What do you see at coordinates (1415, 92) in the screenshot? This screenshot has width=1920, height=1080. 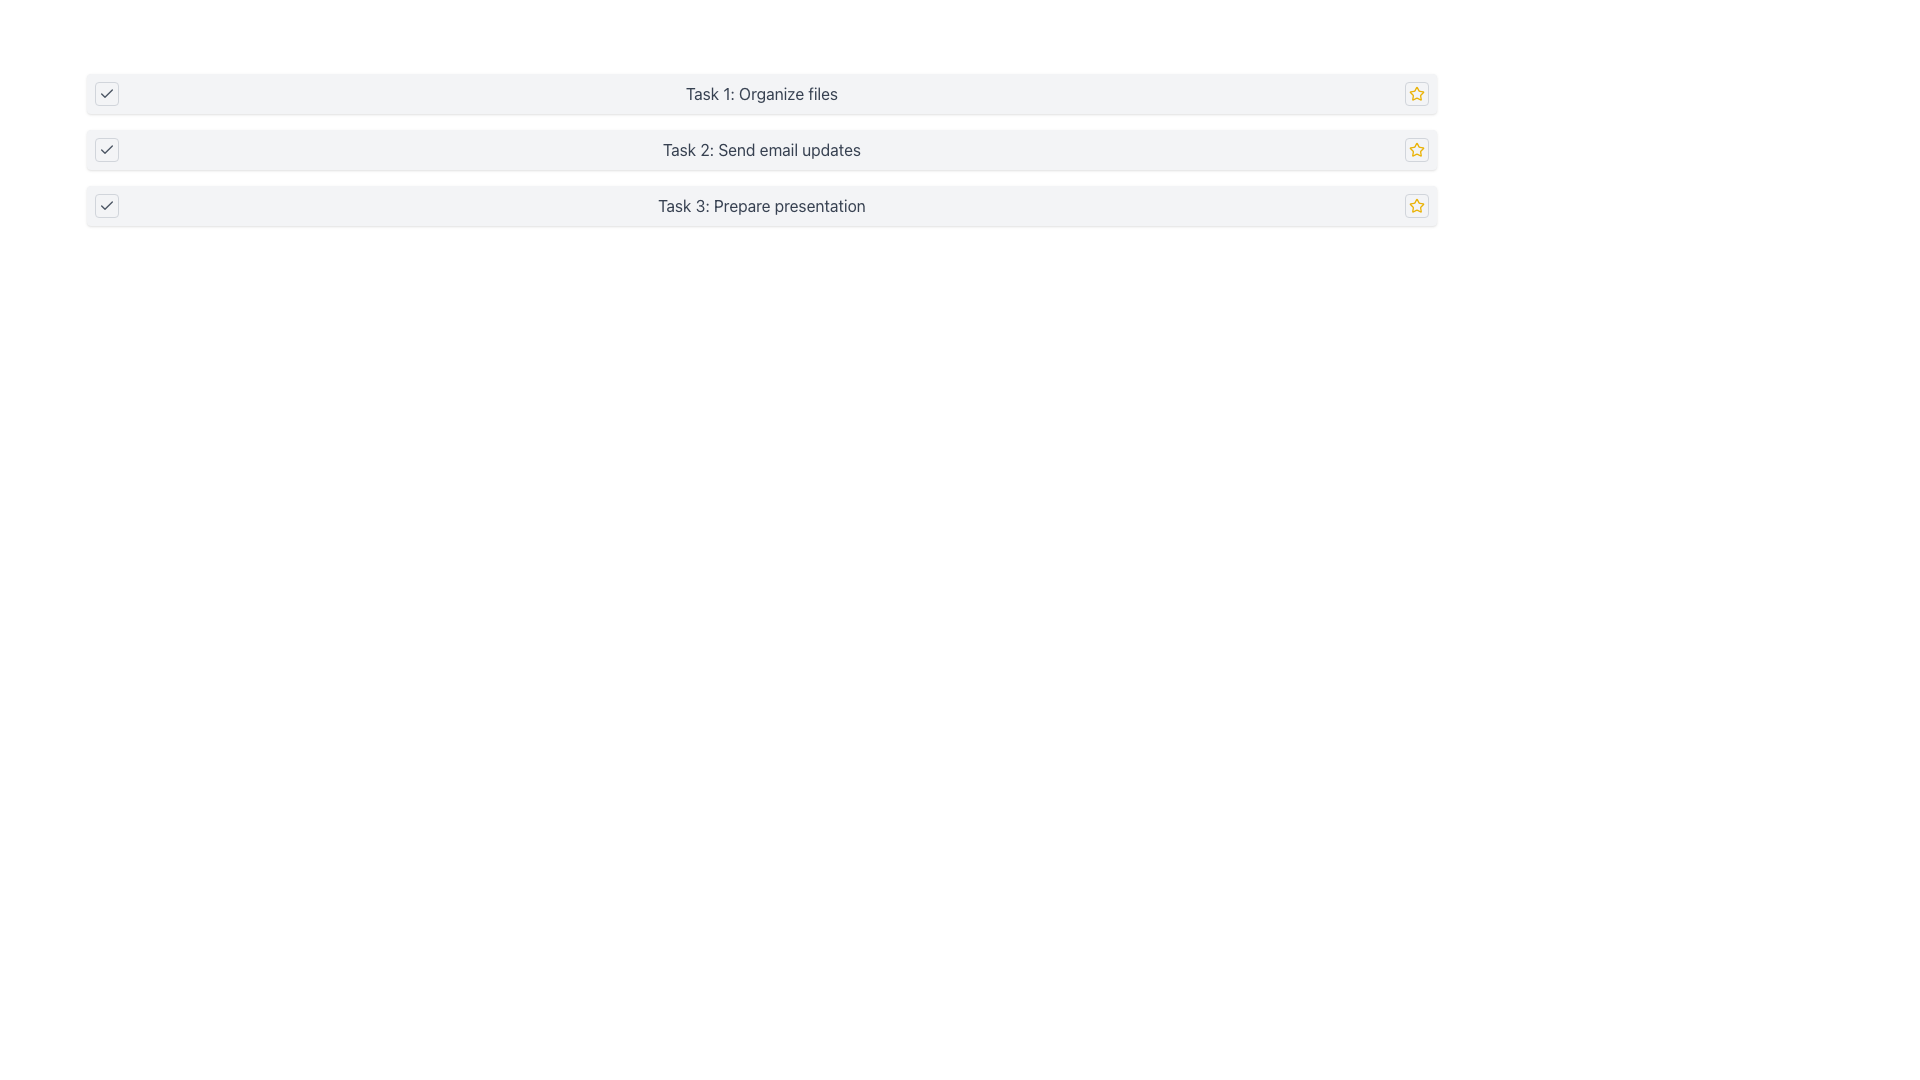 I see `the yellow star icon with a hollow center located on the far right of the topmost row labeled 'Task 1: Organize files' to mark it as a favorite` at bounding box center [1415, 92].